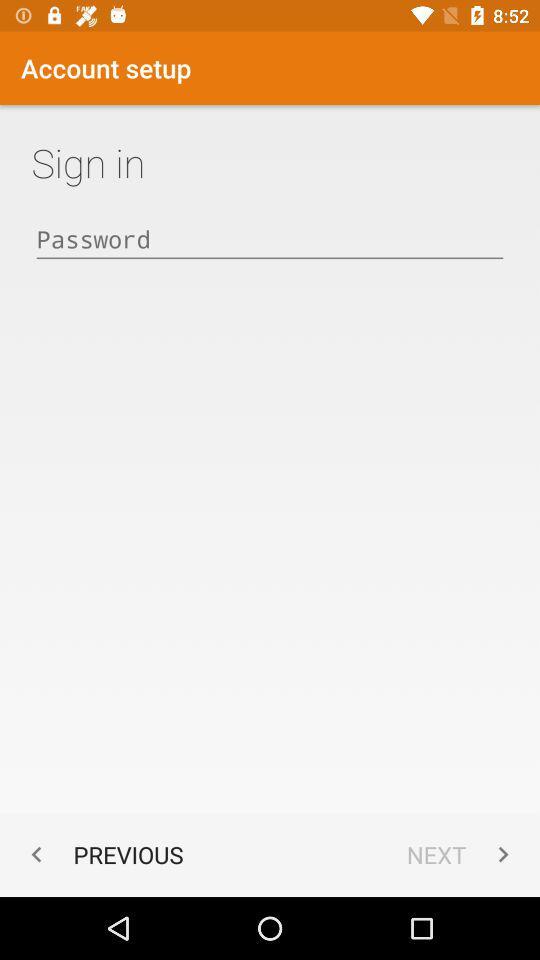  Describe the element at coordinates (462, 853) in the screenshot. I see `next item` at that location.